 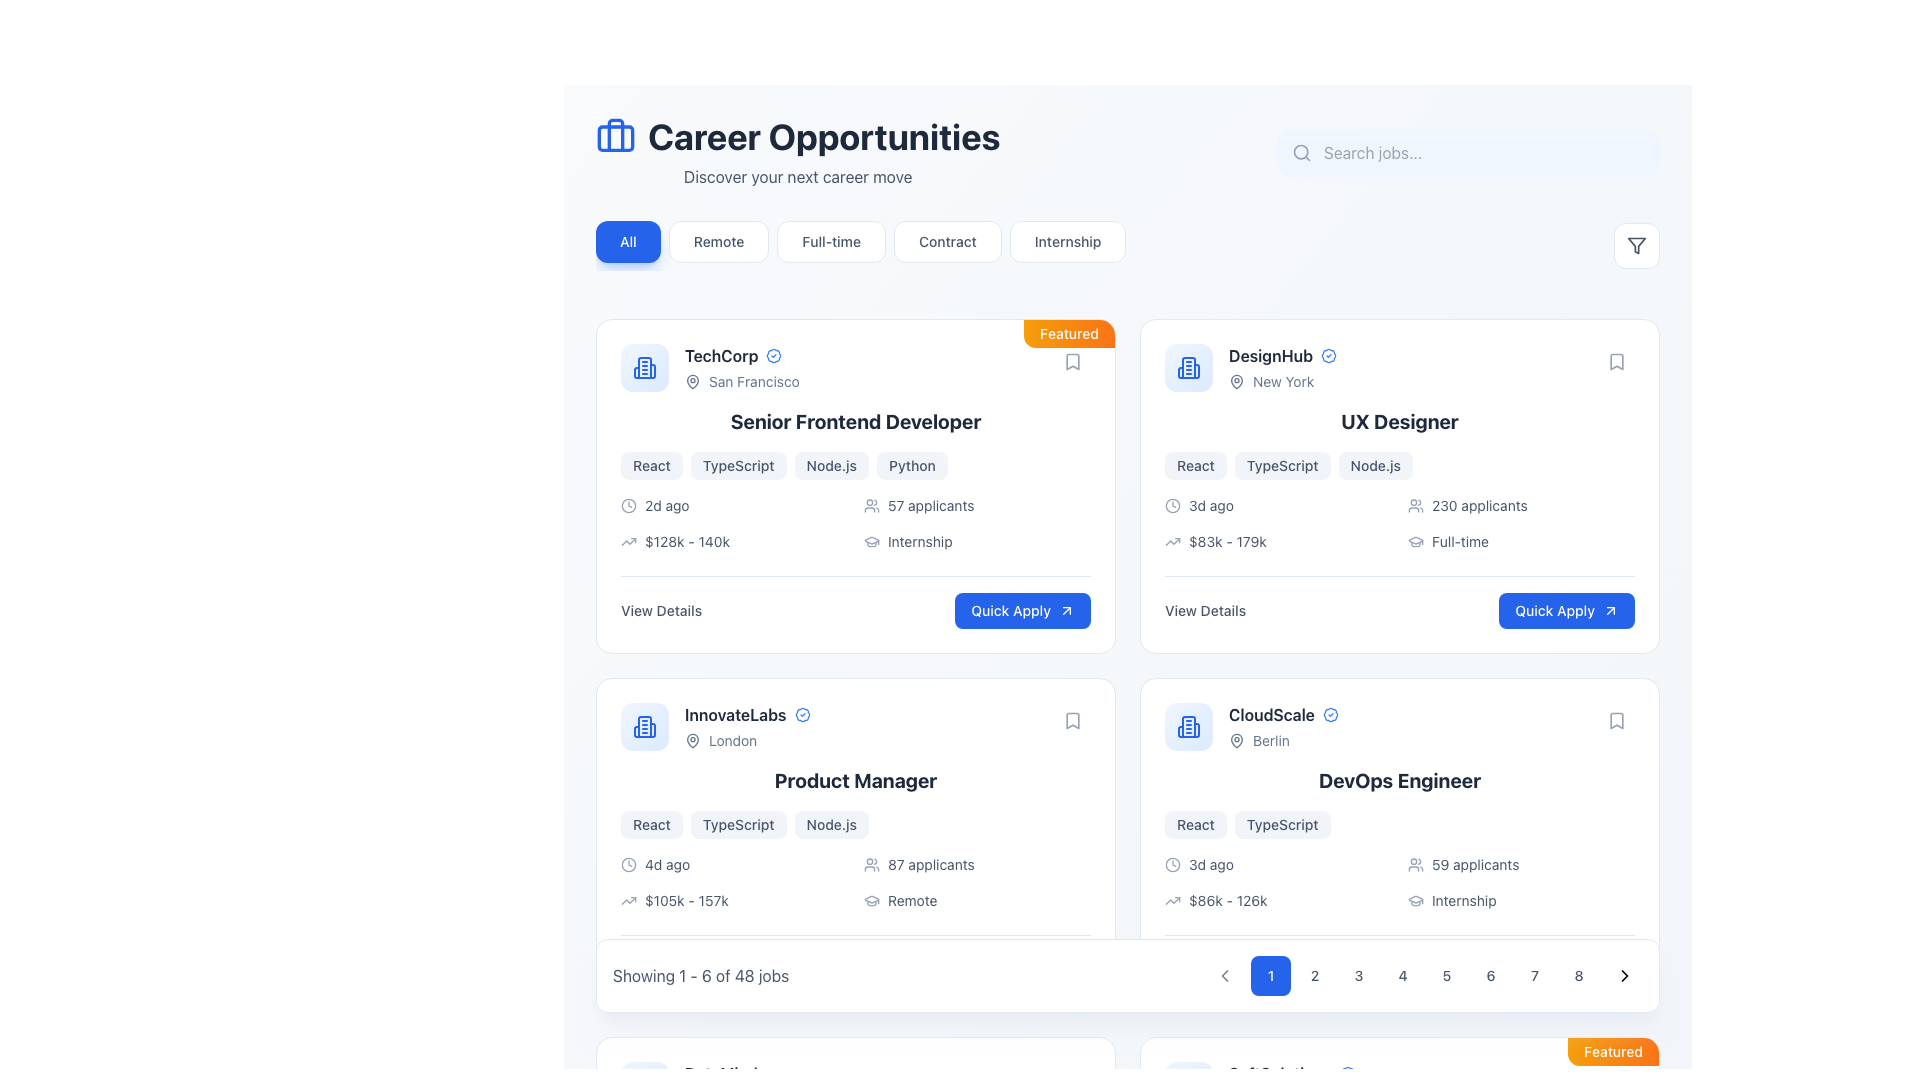 What do you see at coordinates (1578, 974) in the screenshot?
I see `the eighth circular button in the pagination bar located at the bottom-right corner` at bounding box center [1578, 974].